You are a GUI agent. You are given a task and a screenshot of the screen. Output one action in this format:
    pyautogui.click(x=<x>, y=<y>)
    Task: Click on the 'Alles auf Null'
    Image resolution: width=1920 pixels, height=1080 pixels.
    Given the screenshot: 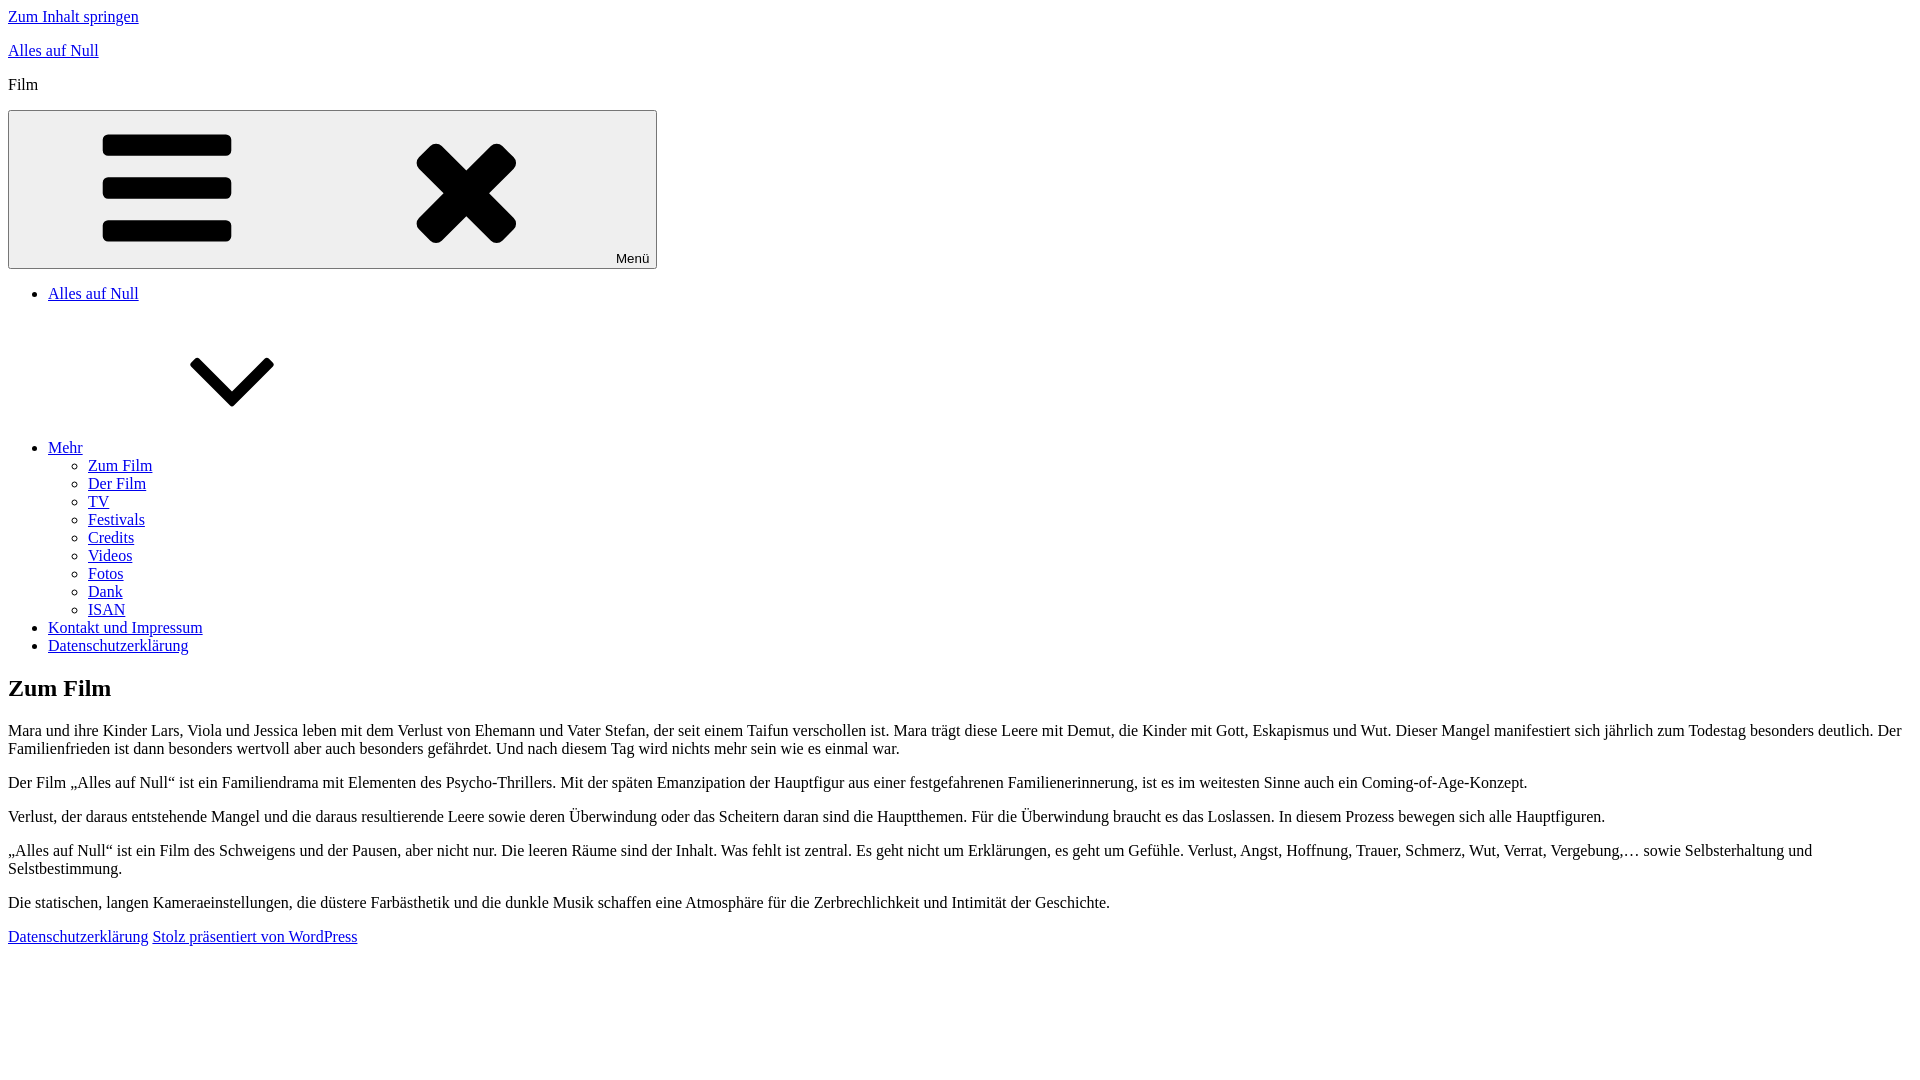 What is the action you would take?
    pyautogui.click(x=53, y=49)
    